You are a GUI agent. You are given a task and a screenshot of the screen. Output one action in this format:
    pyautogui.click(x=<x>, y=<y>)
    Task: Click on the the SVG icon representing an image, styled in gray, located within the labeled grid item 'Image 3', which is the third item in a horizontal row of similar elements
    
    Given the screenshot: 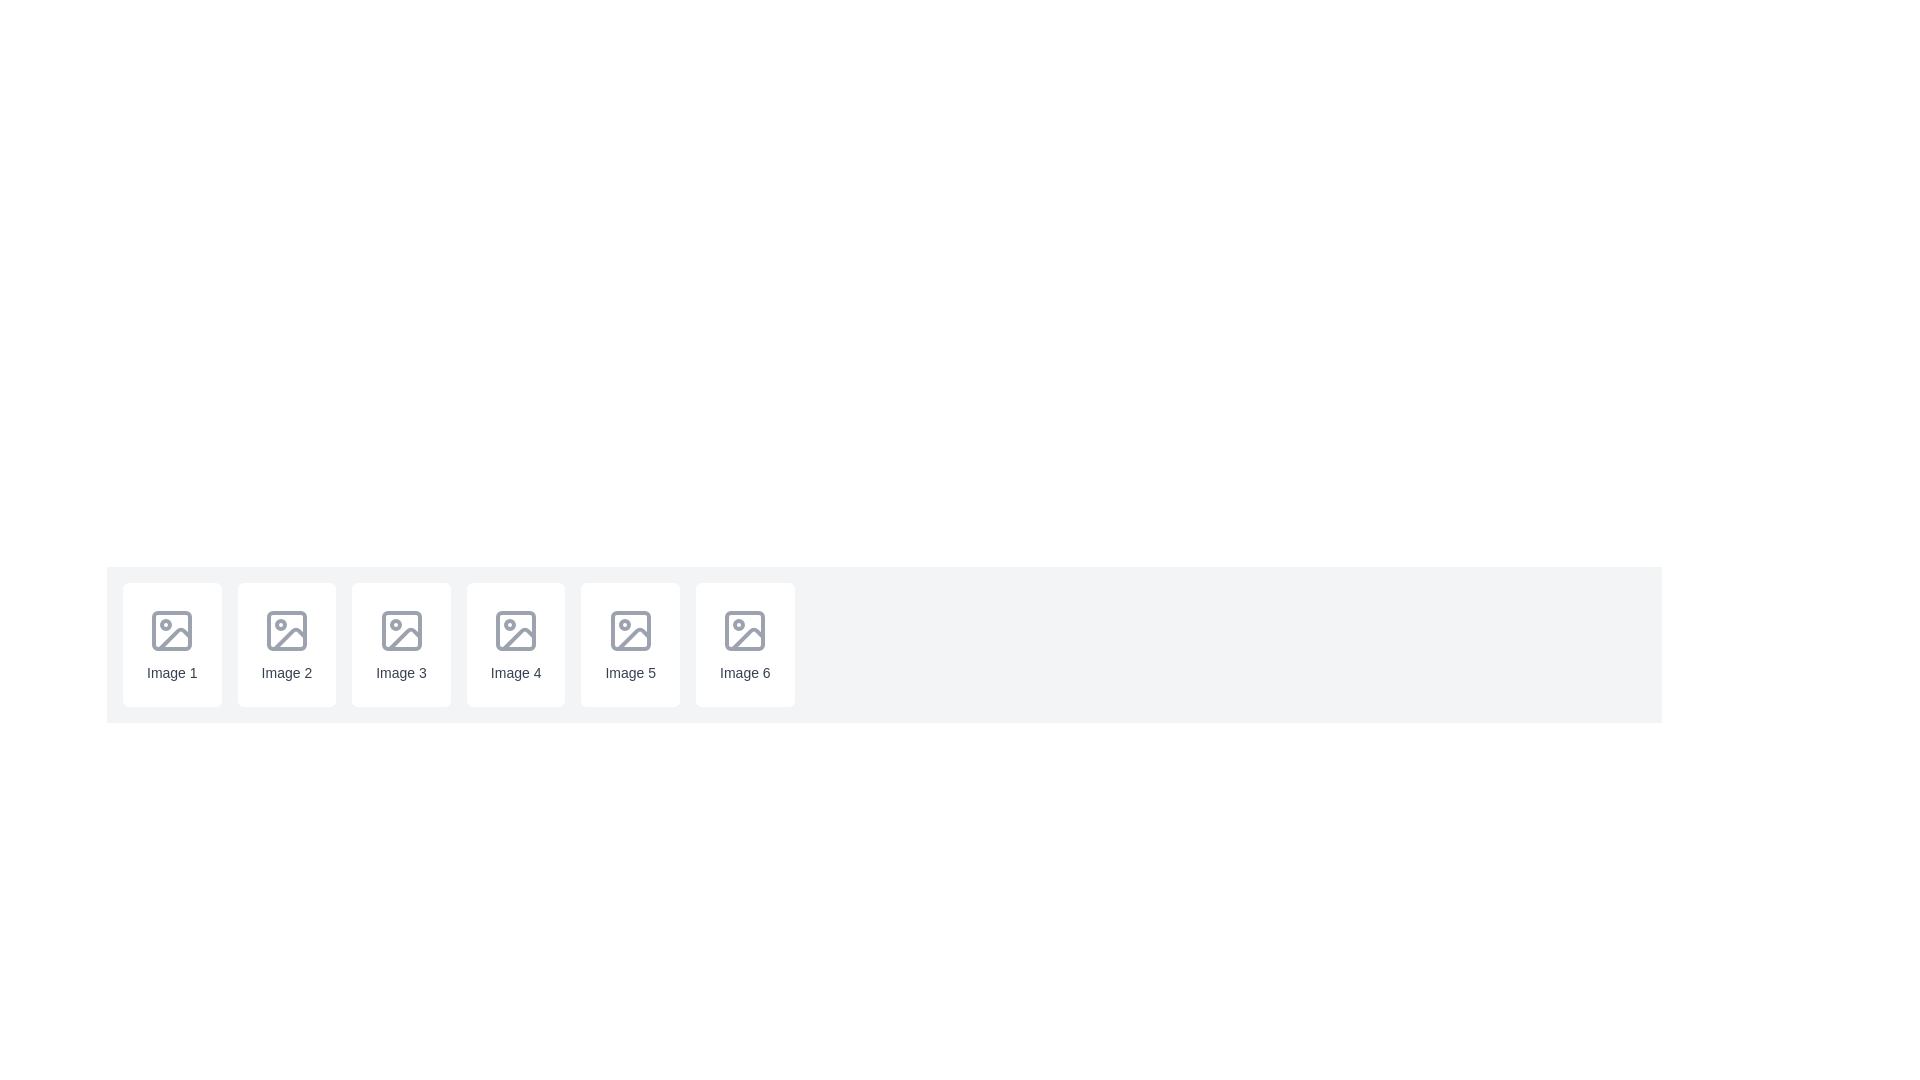 What is the action you would take?
    pyautogui.click(x=400, y=631)
    